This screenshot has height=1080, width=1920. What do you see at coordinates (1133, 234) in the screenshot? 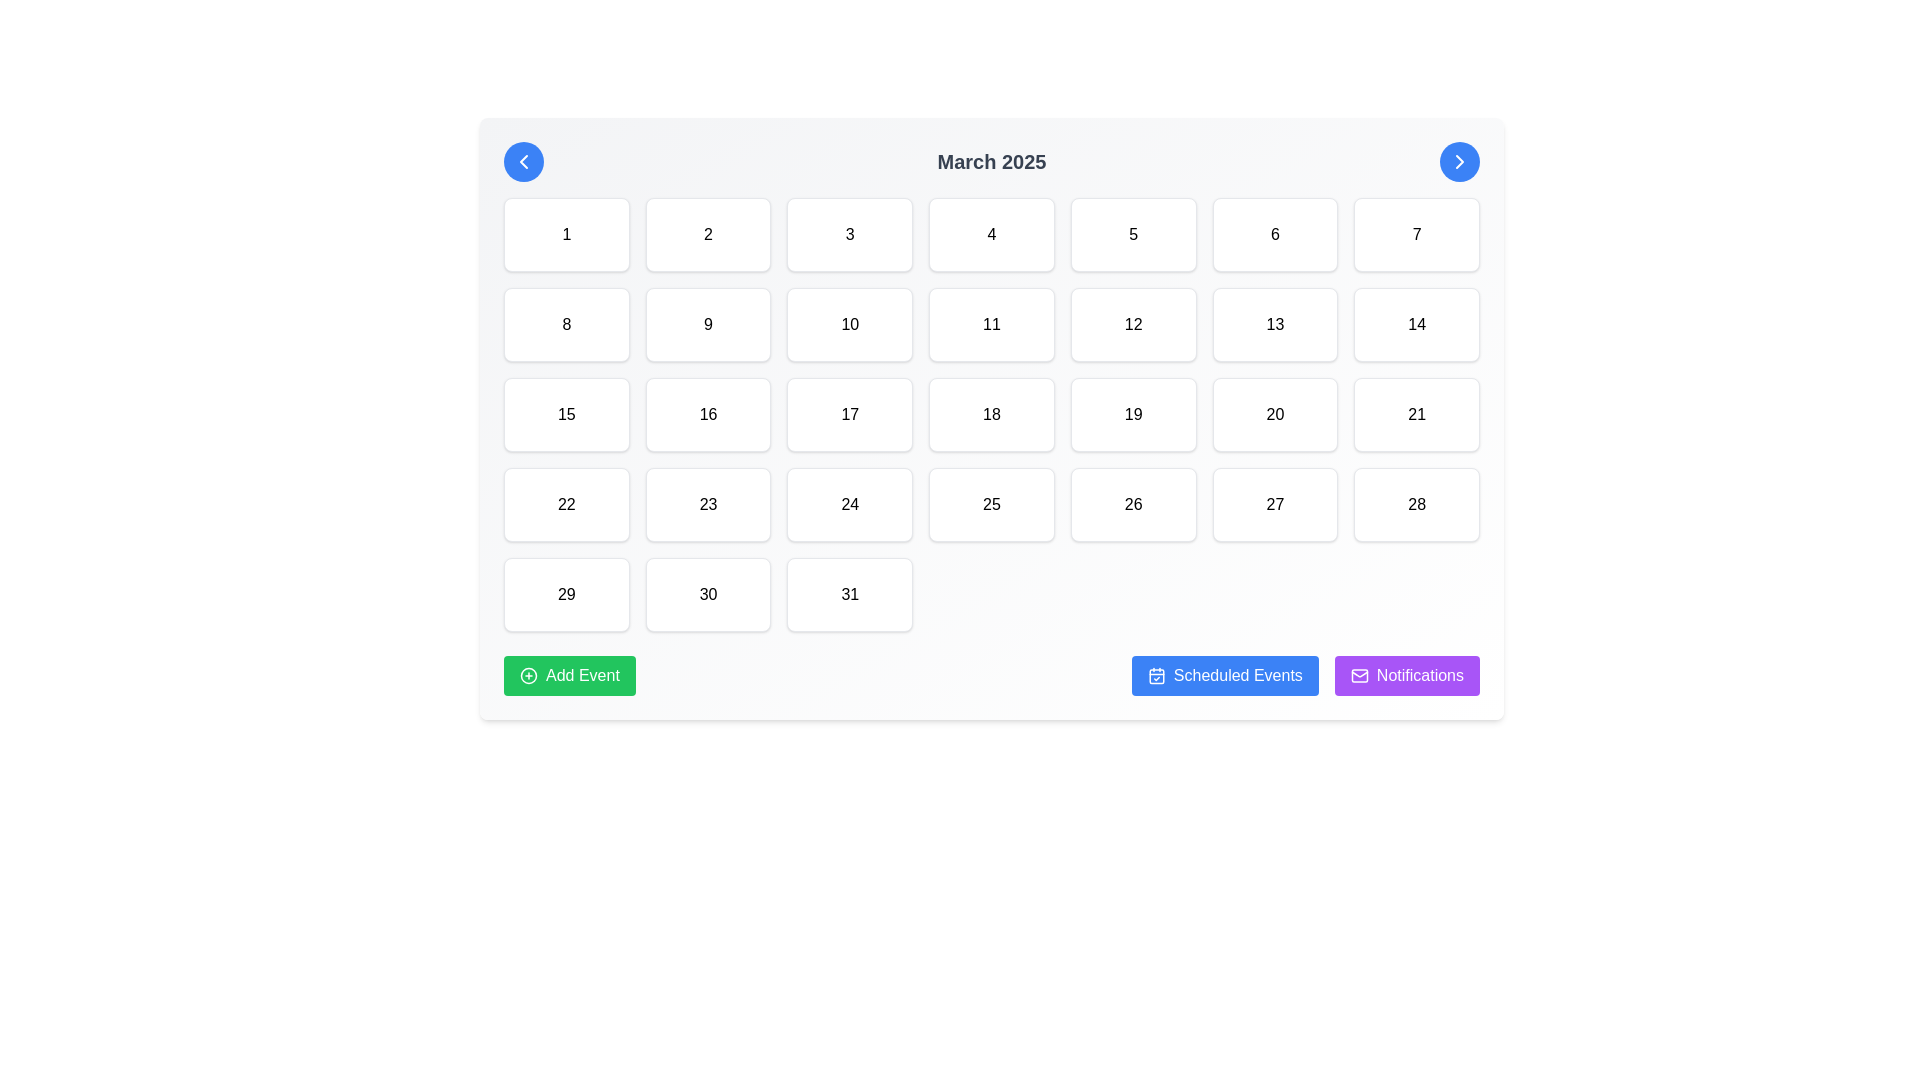
I see `the Date element displaying the number '5' in the calendar grid, located in the top row and fifth column` at bounding box center [1133, 234].